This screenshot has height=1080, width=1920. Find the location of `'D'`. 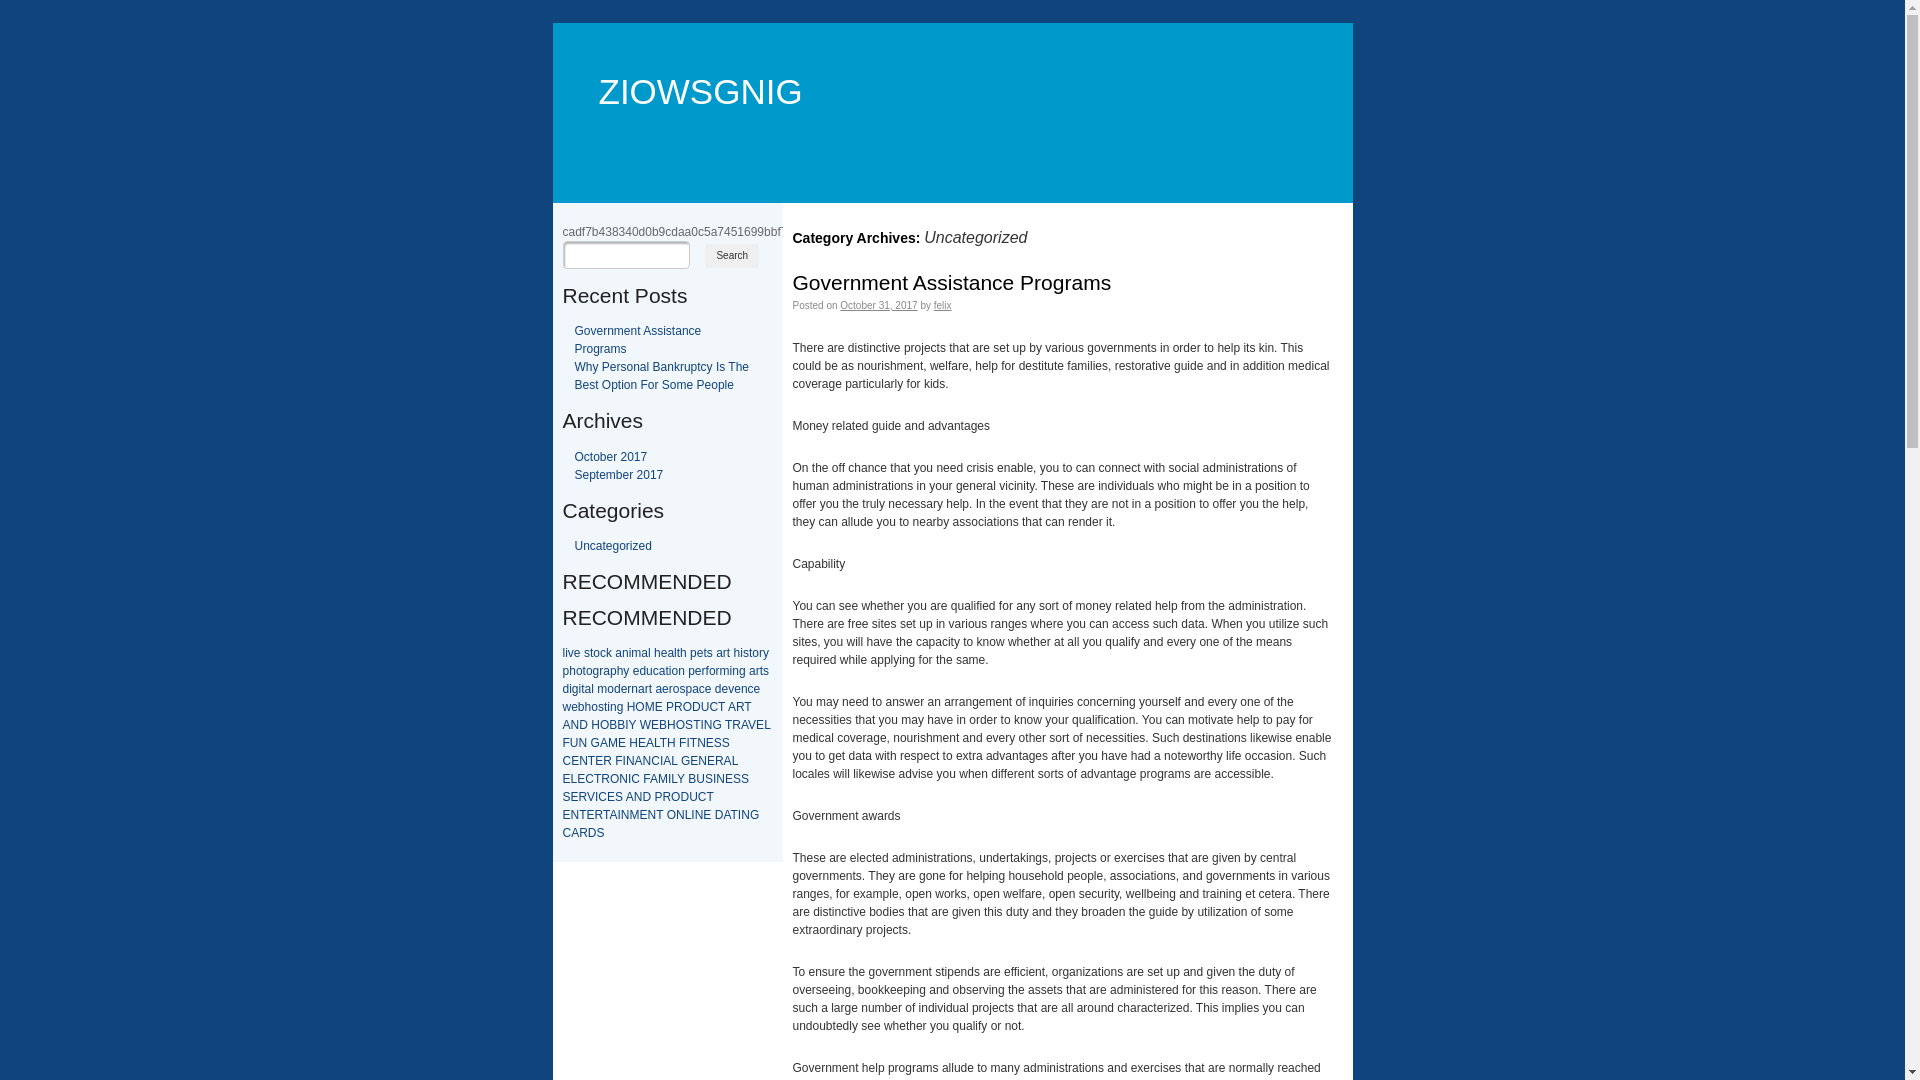

'D' is located at coordinates (642, 796).